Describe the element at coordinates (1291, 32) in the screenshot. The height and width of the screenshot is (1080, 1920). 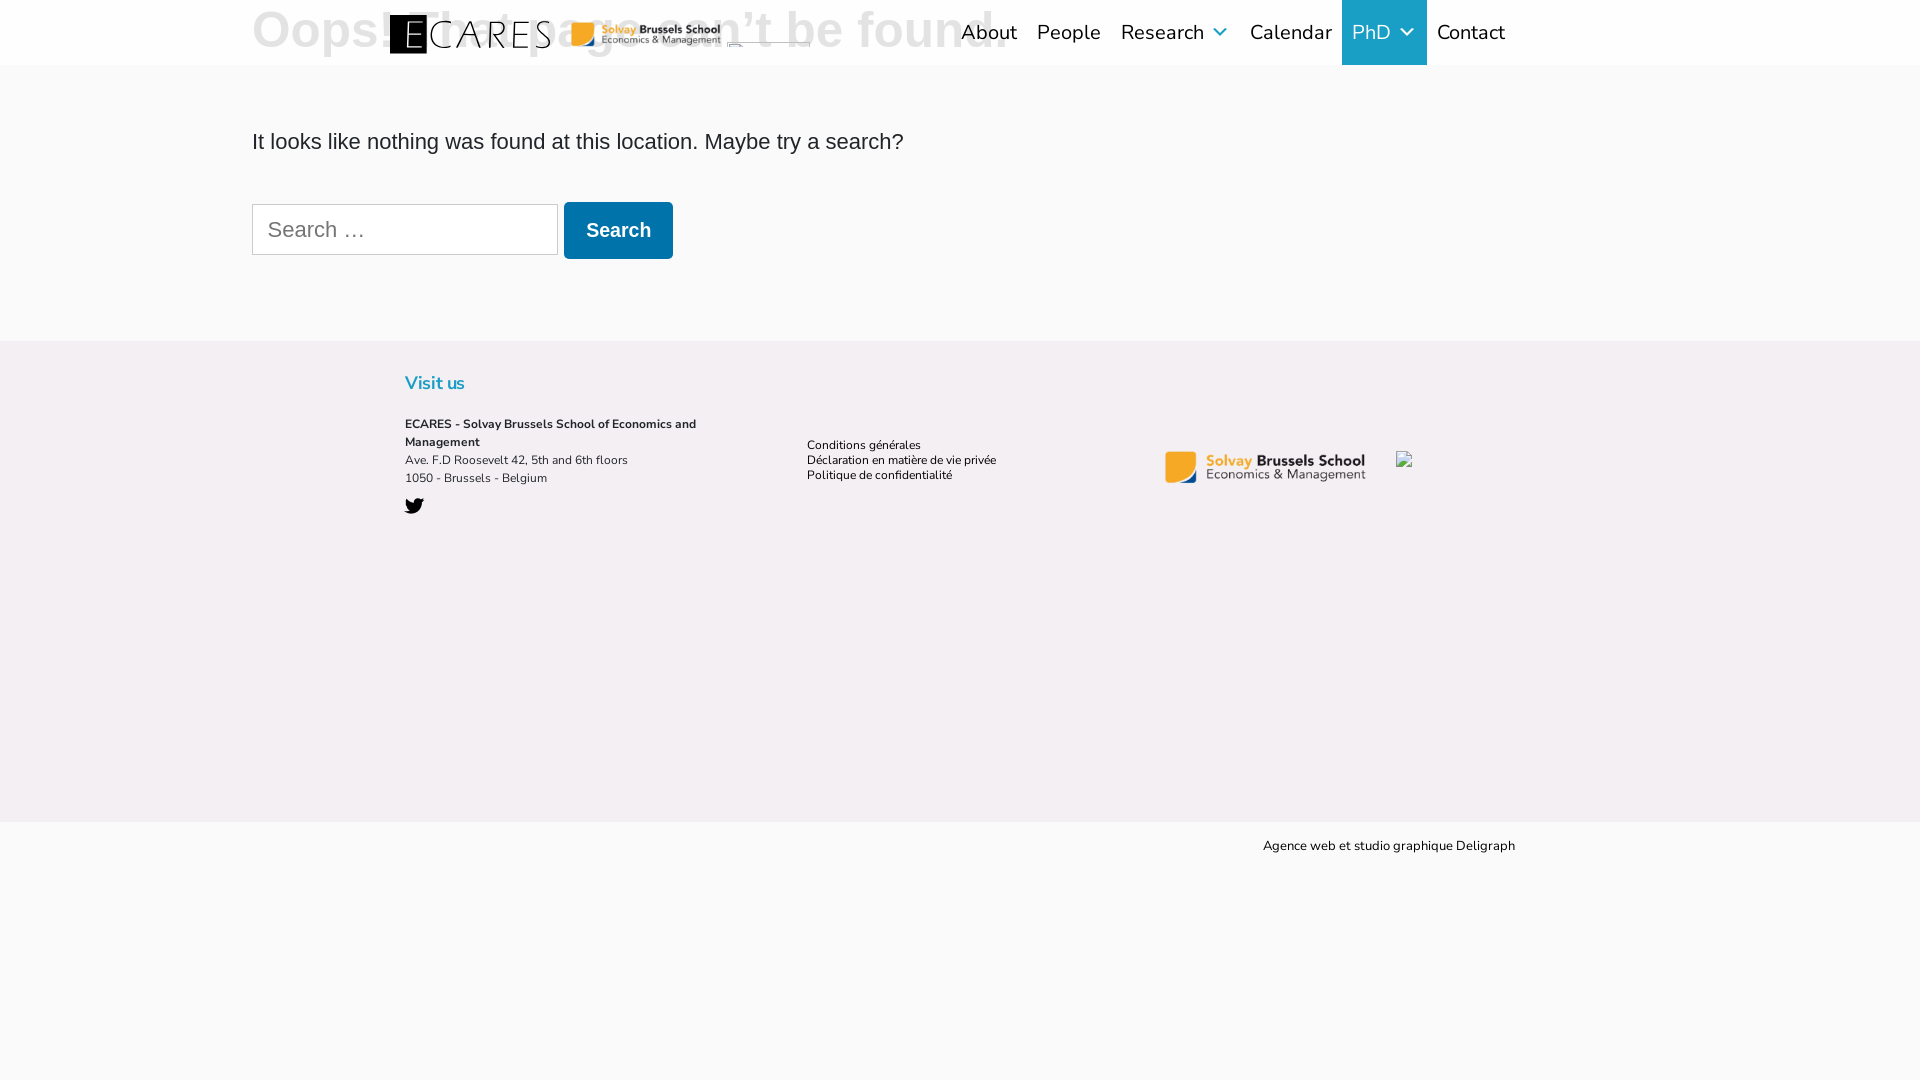
I see `'Calendar'` at that location.